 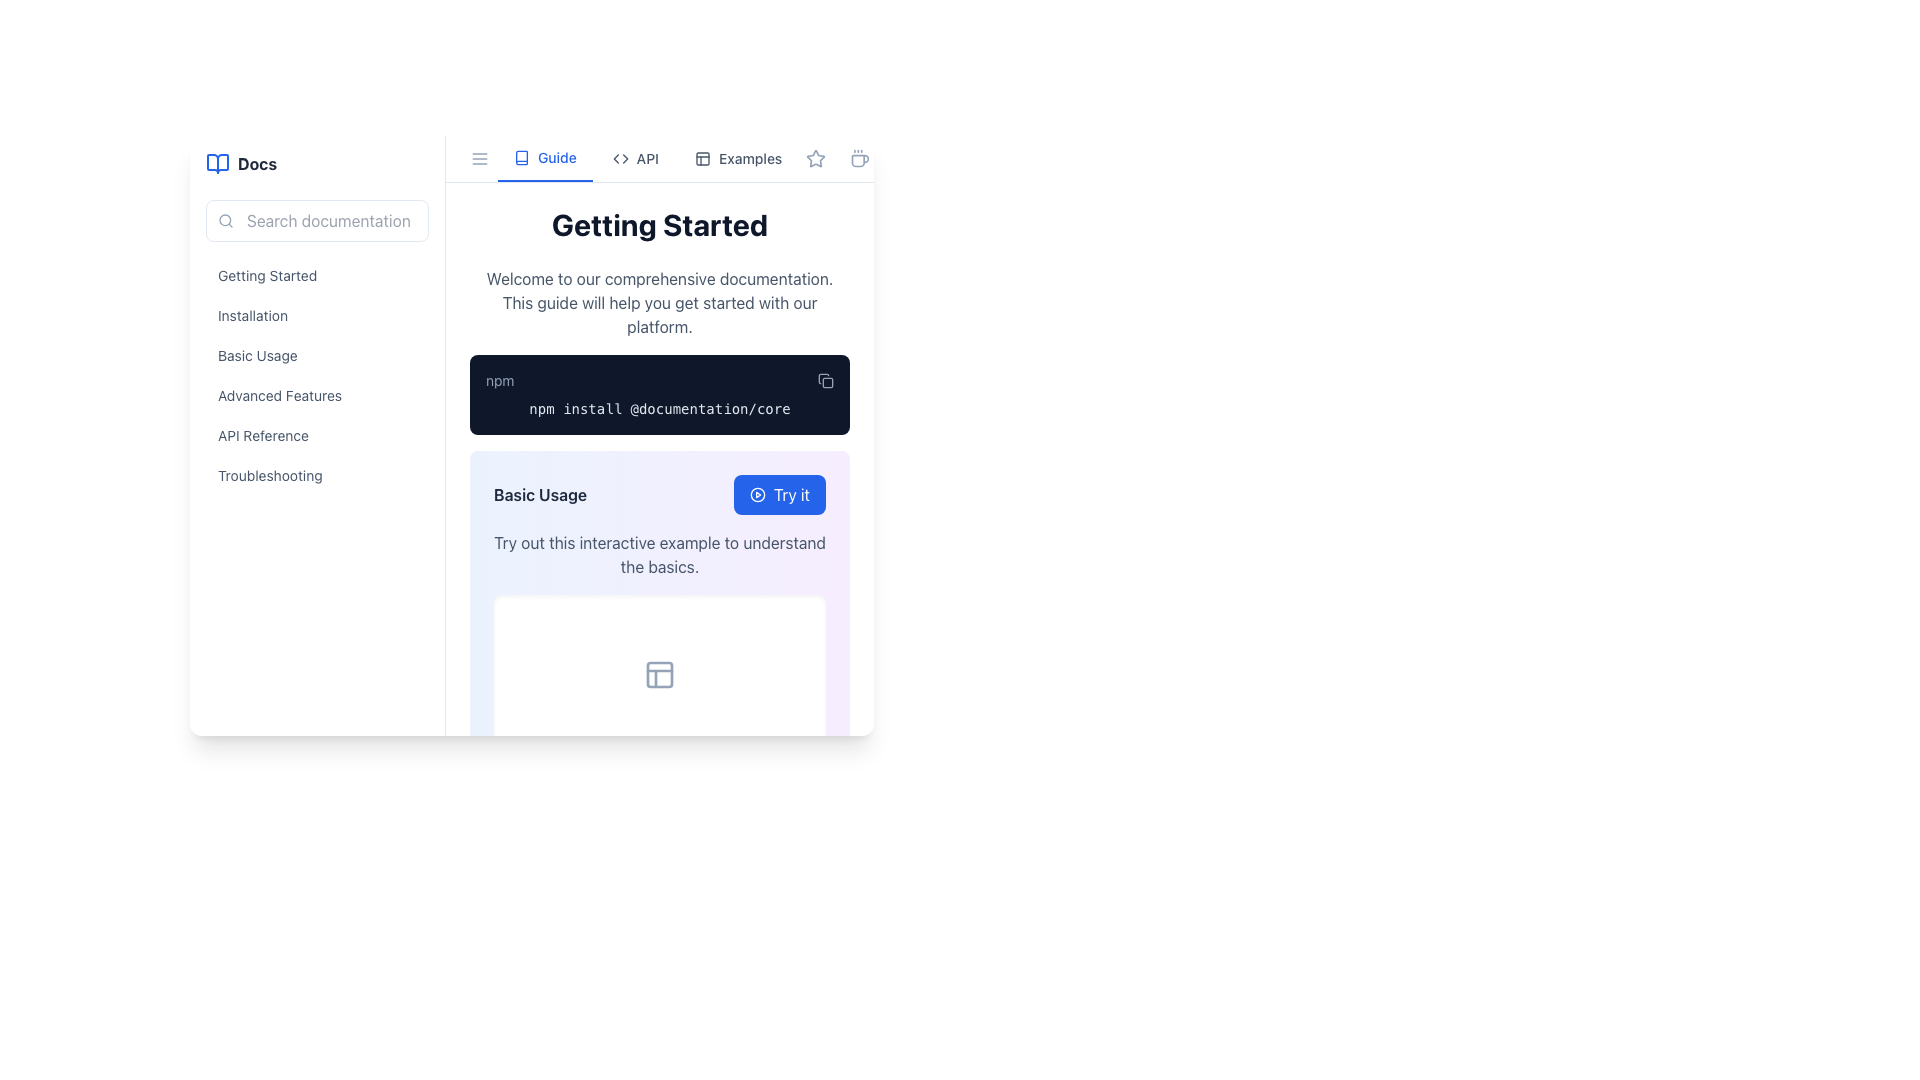 What do you see at coordinates (522, 157) in the screenshot?
I see `the 'Guide' icon located in the navigation bar, positioned to the left of the 'Guide' text tab` at bounding box center [522, 157].